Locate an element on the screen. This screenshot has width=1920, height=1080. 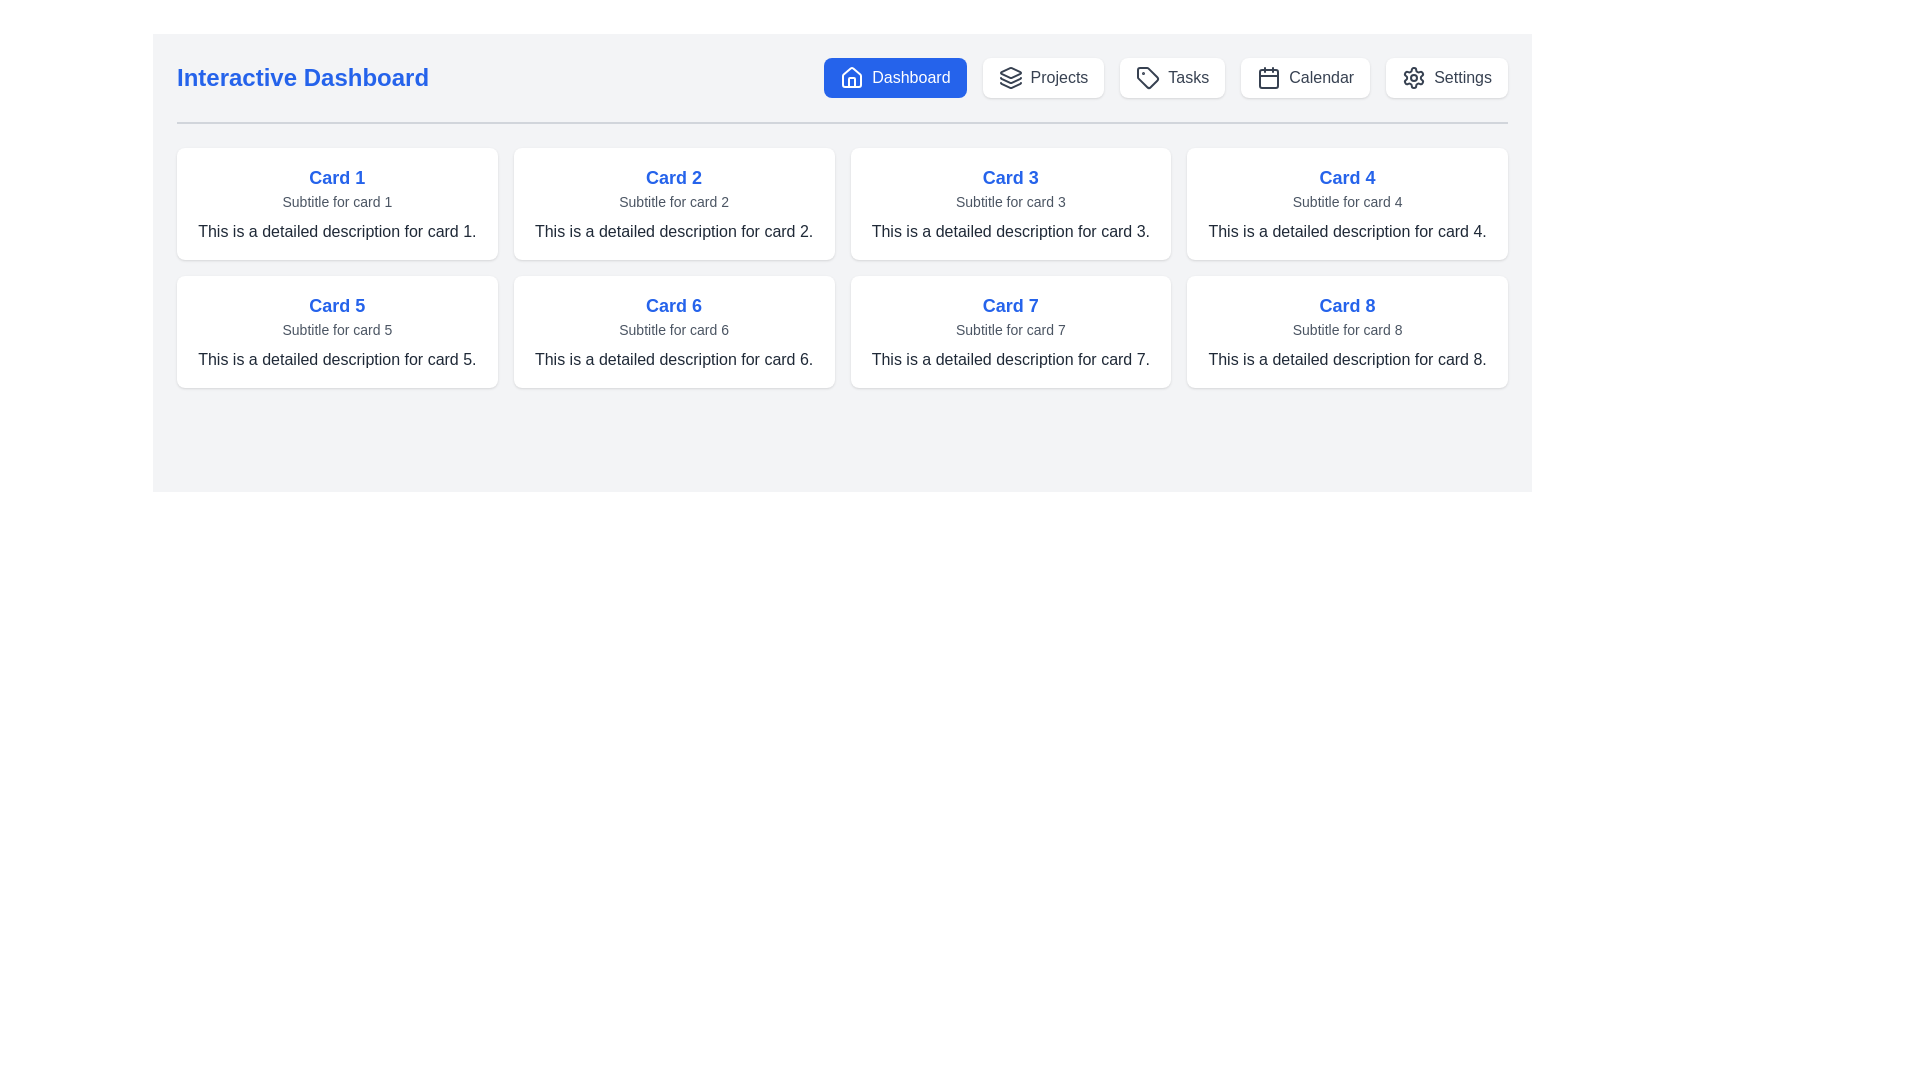
the 'Tasks' text label in gray font color located in the navigation bar next to the tag icon is located at coordinates (1188, 76).